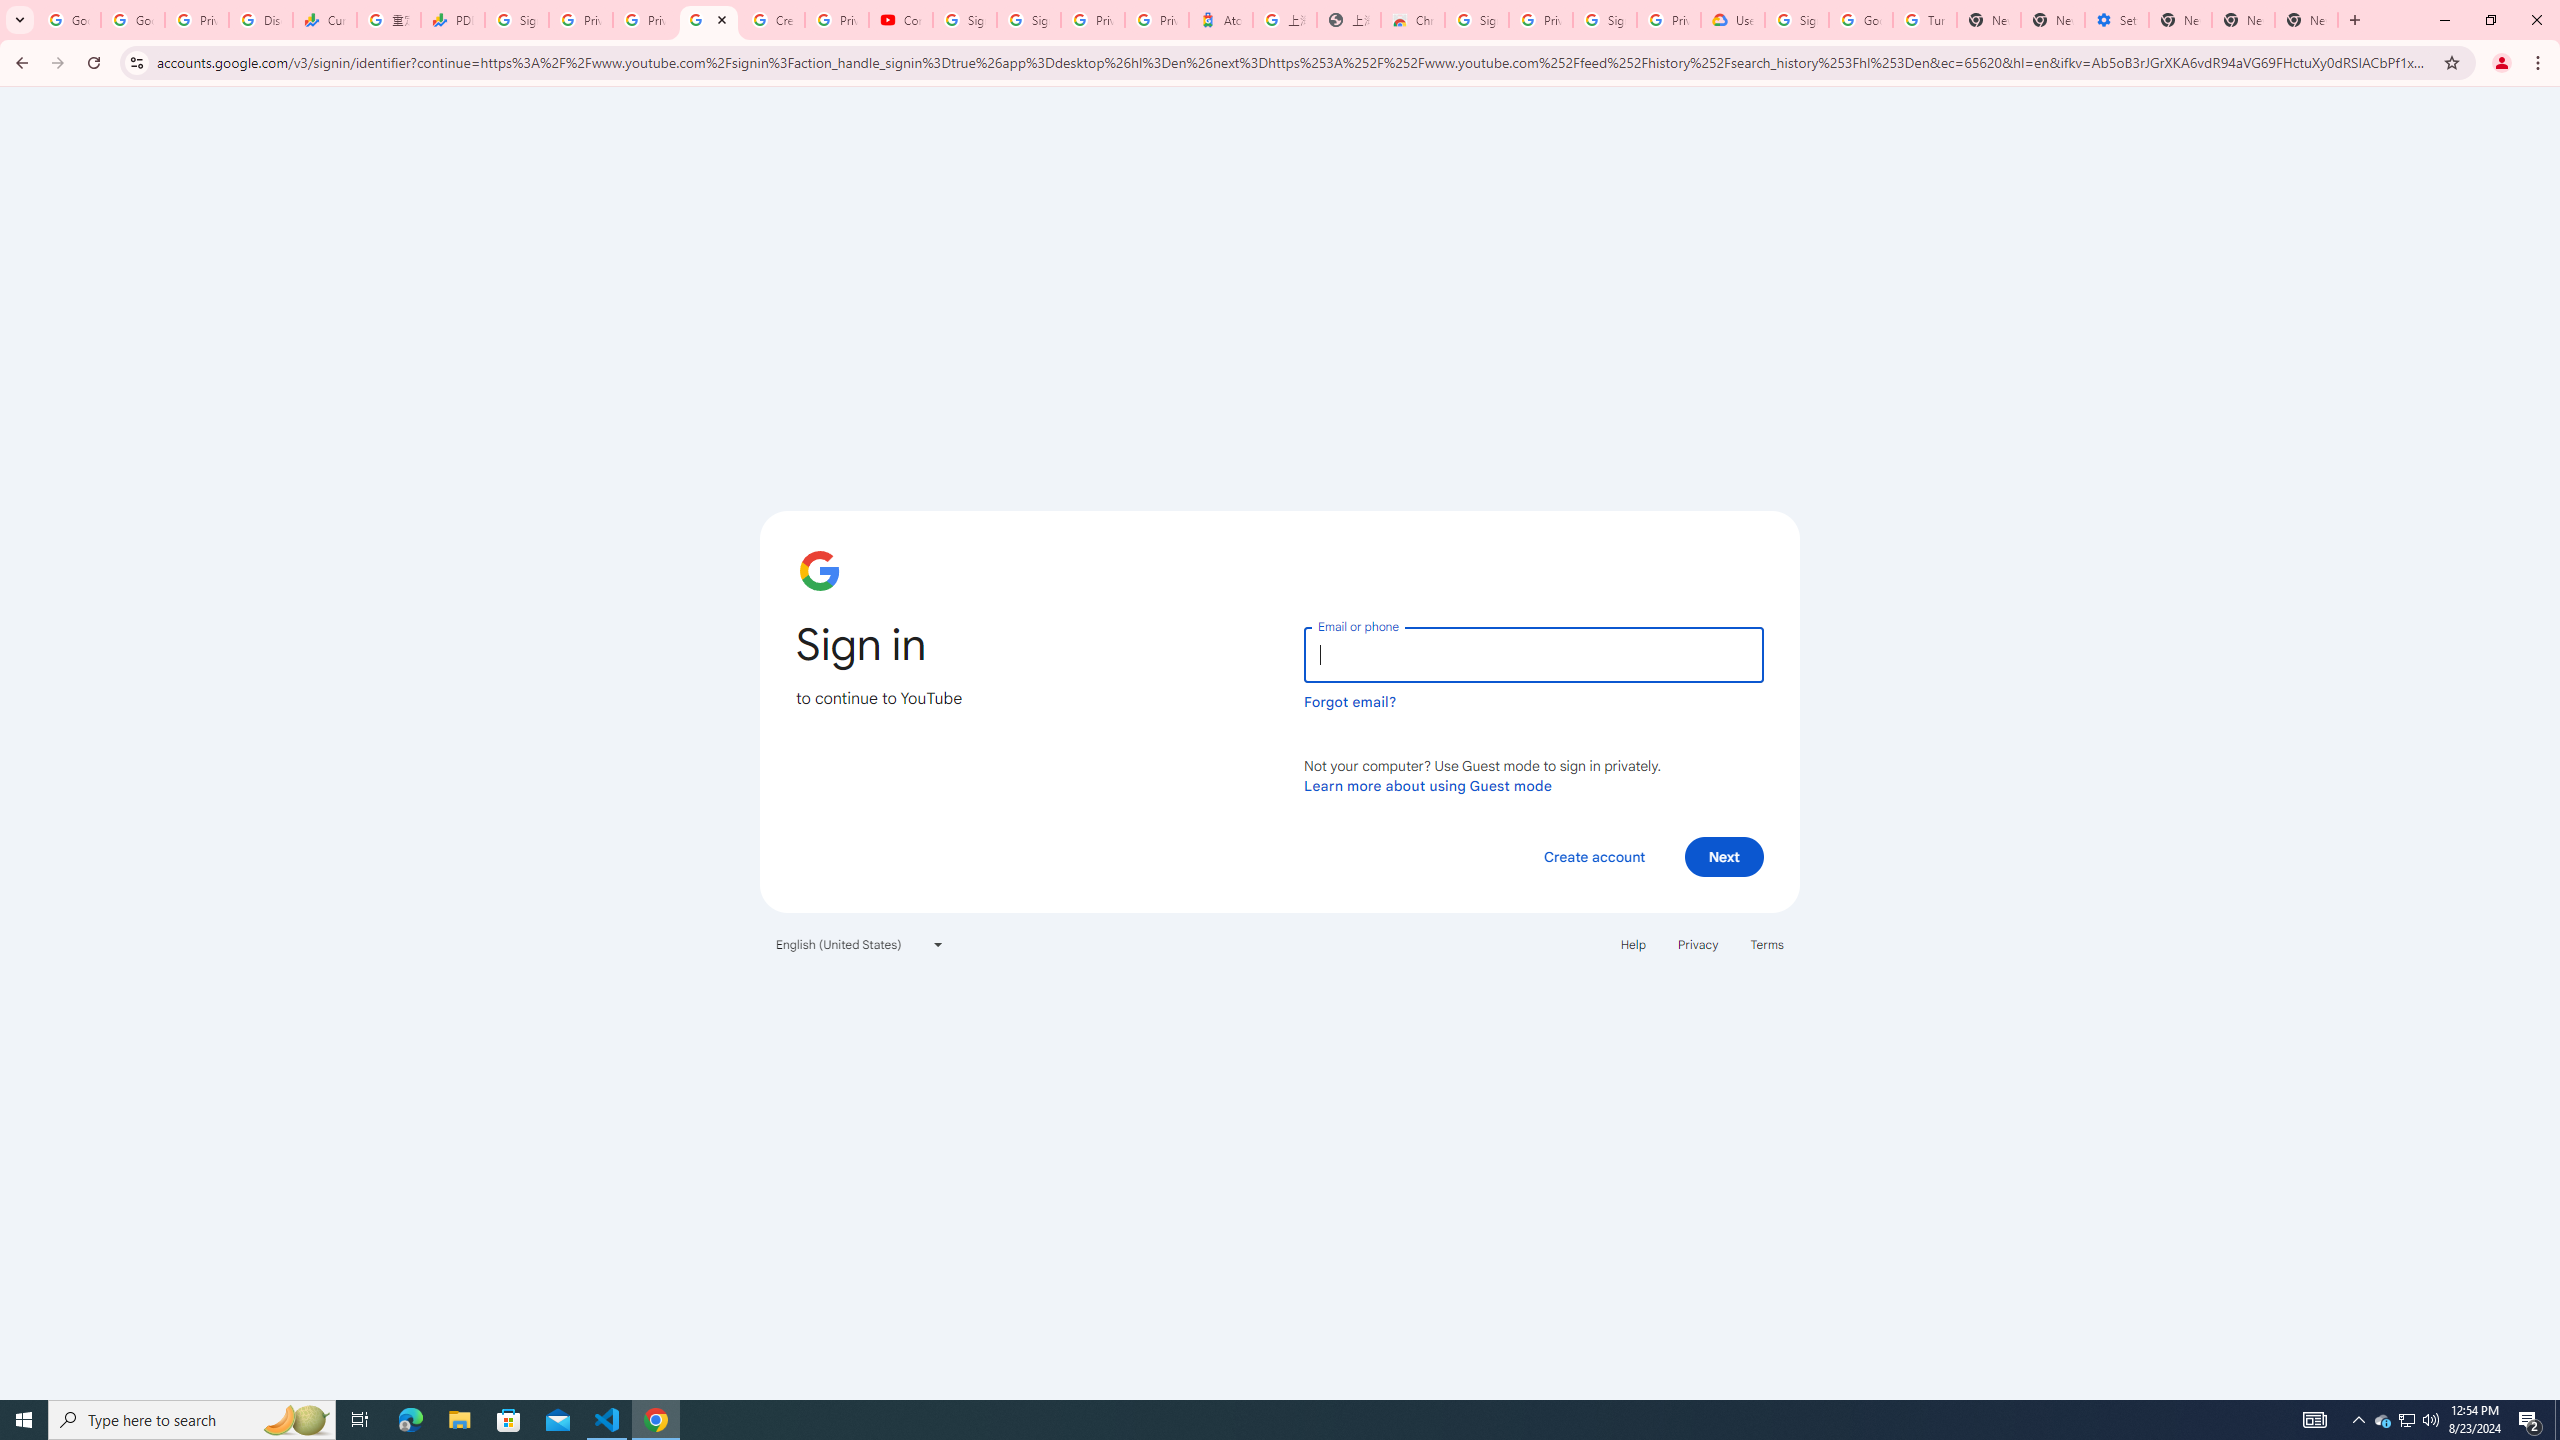 The image size is (2560, 1440). I want to click on 'Privacy Checkup', so click(644, 19).